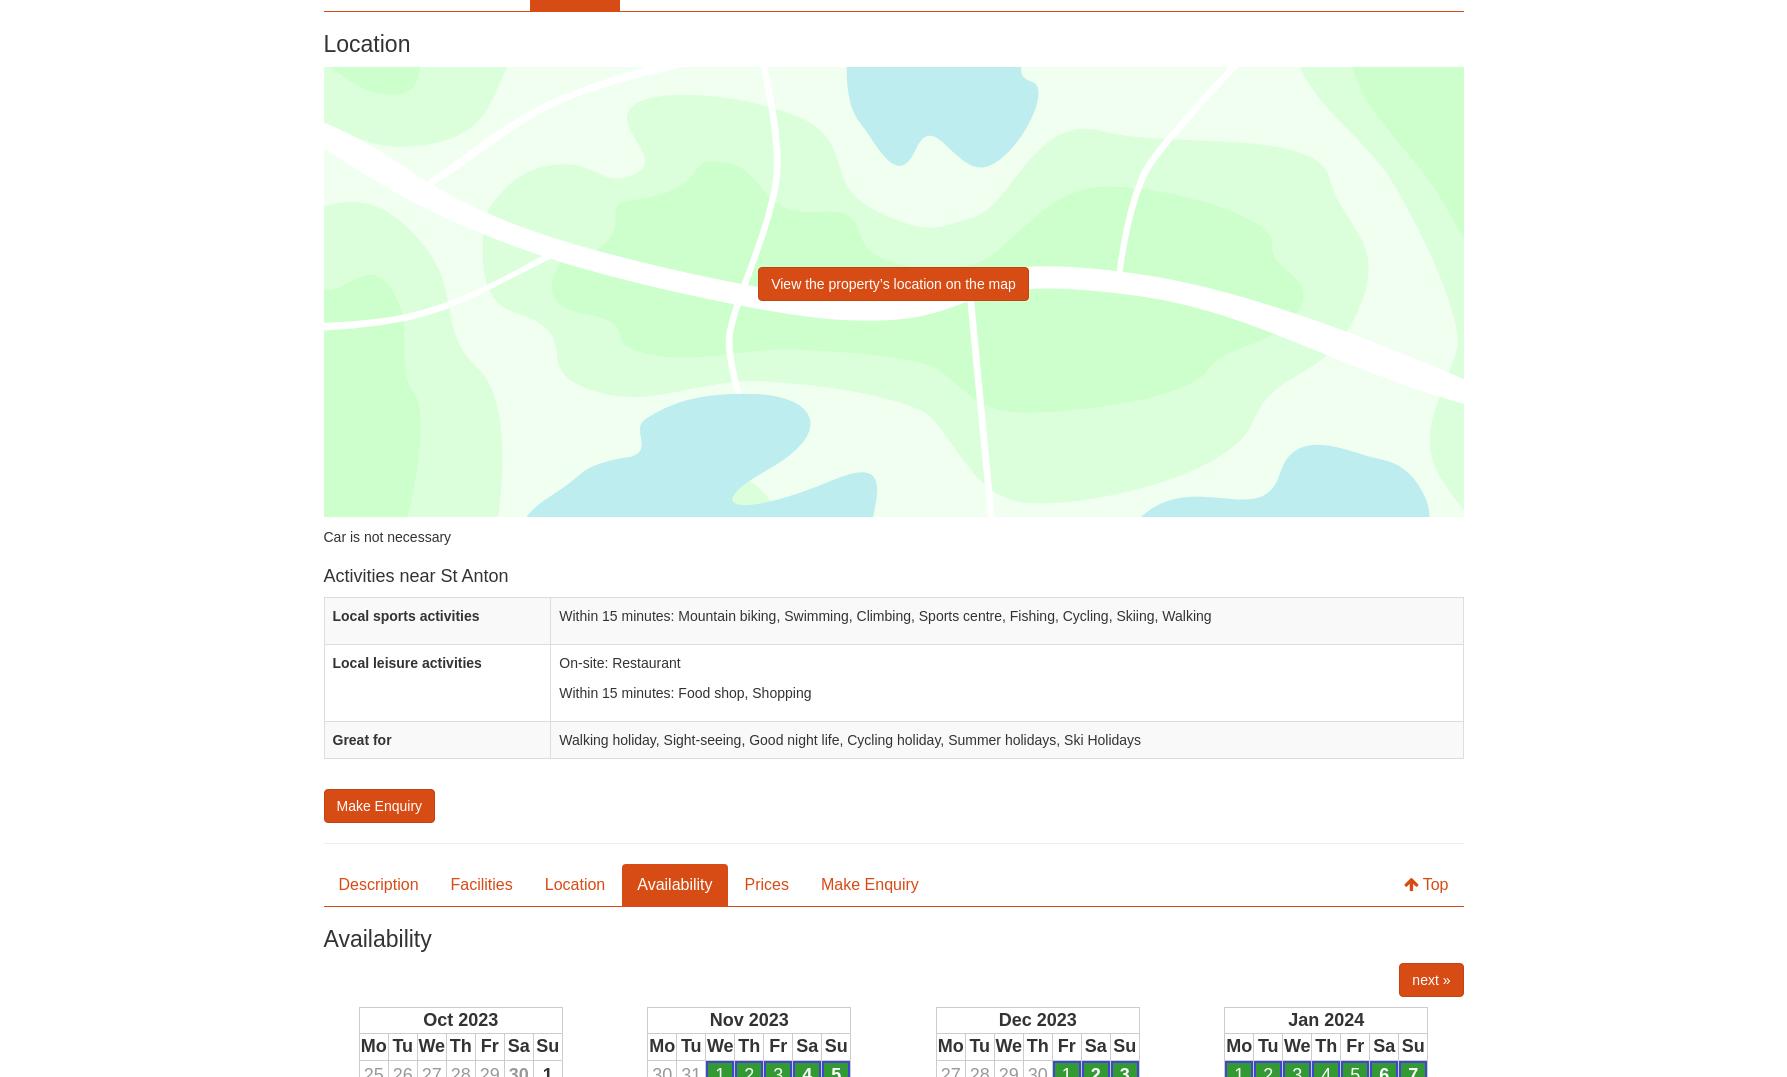 This screenshot has height=1077, width=1787. Describe the element at coordinates (892, 282) in the screenshot. I see `'View the property’s location on the map'` at that location.